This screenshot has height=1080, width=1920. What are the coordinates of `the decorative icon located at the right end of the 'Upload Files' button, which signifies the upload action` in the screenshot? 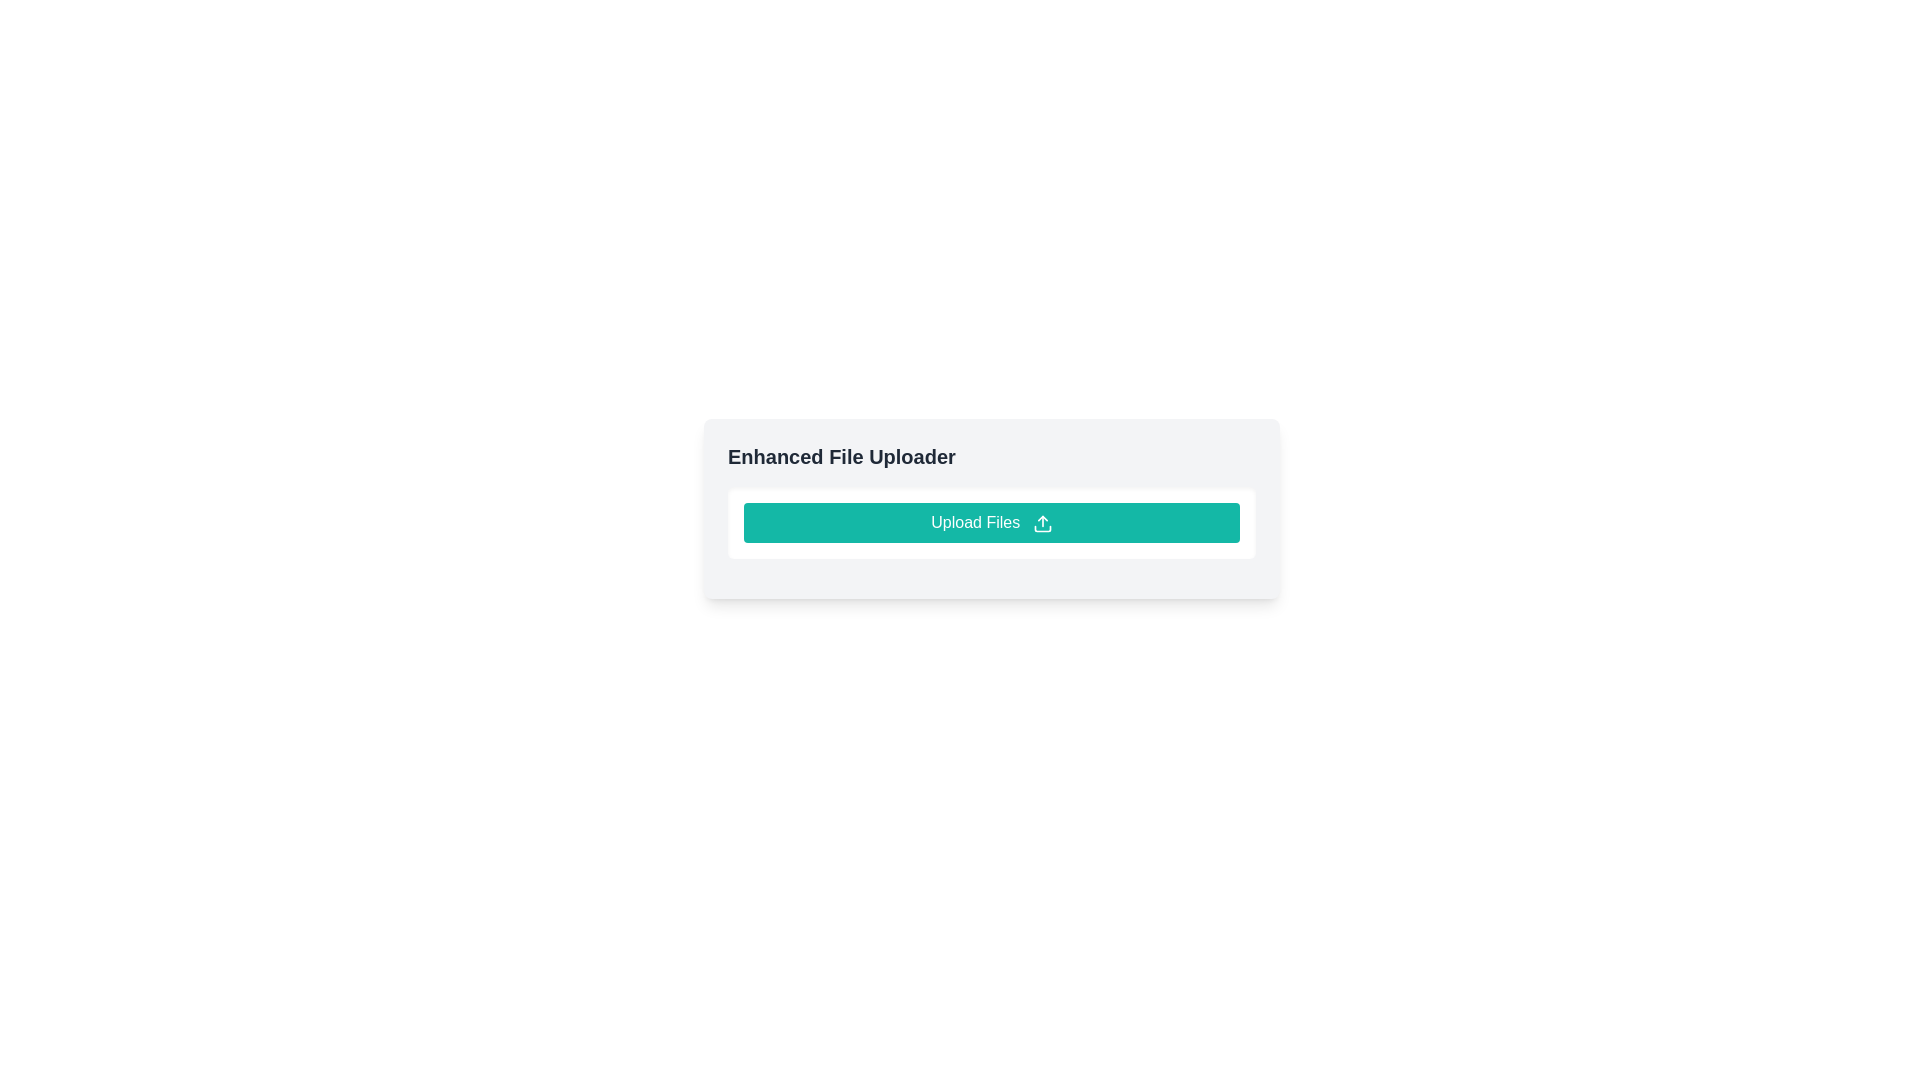 It's located at (1041, 522).